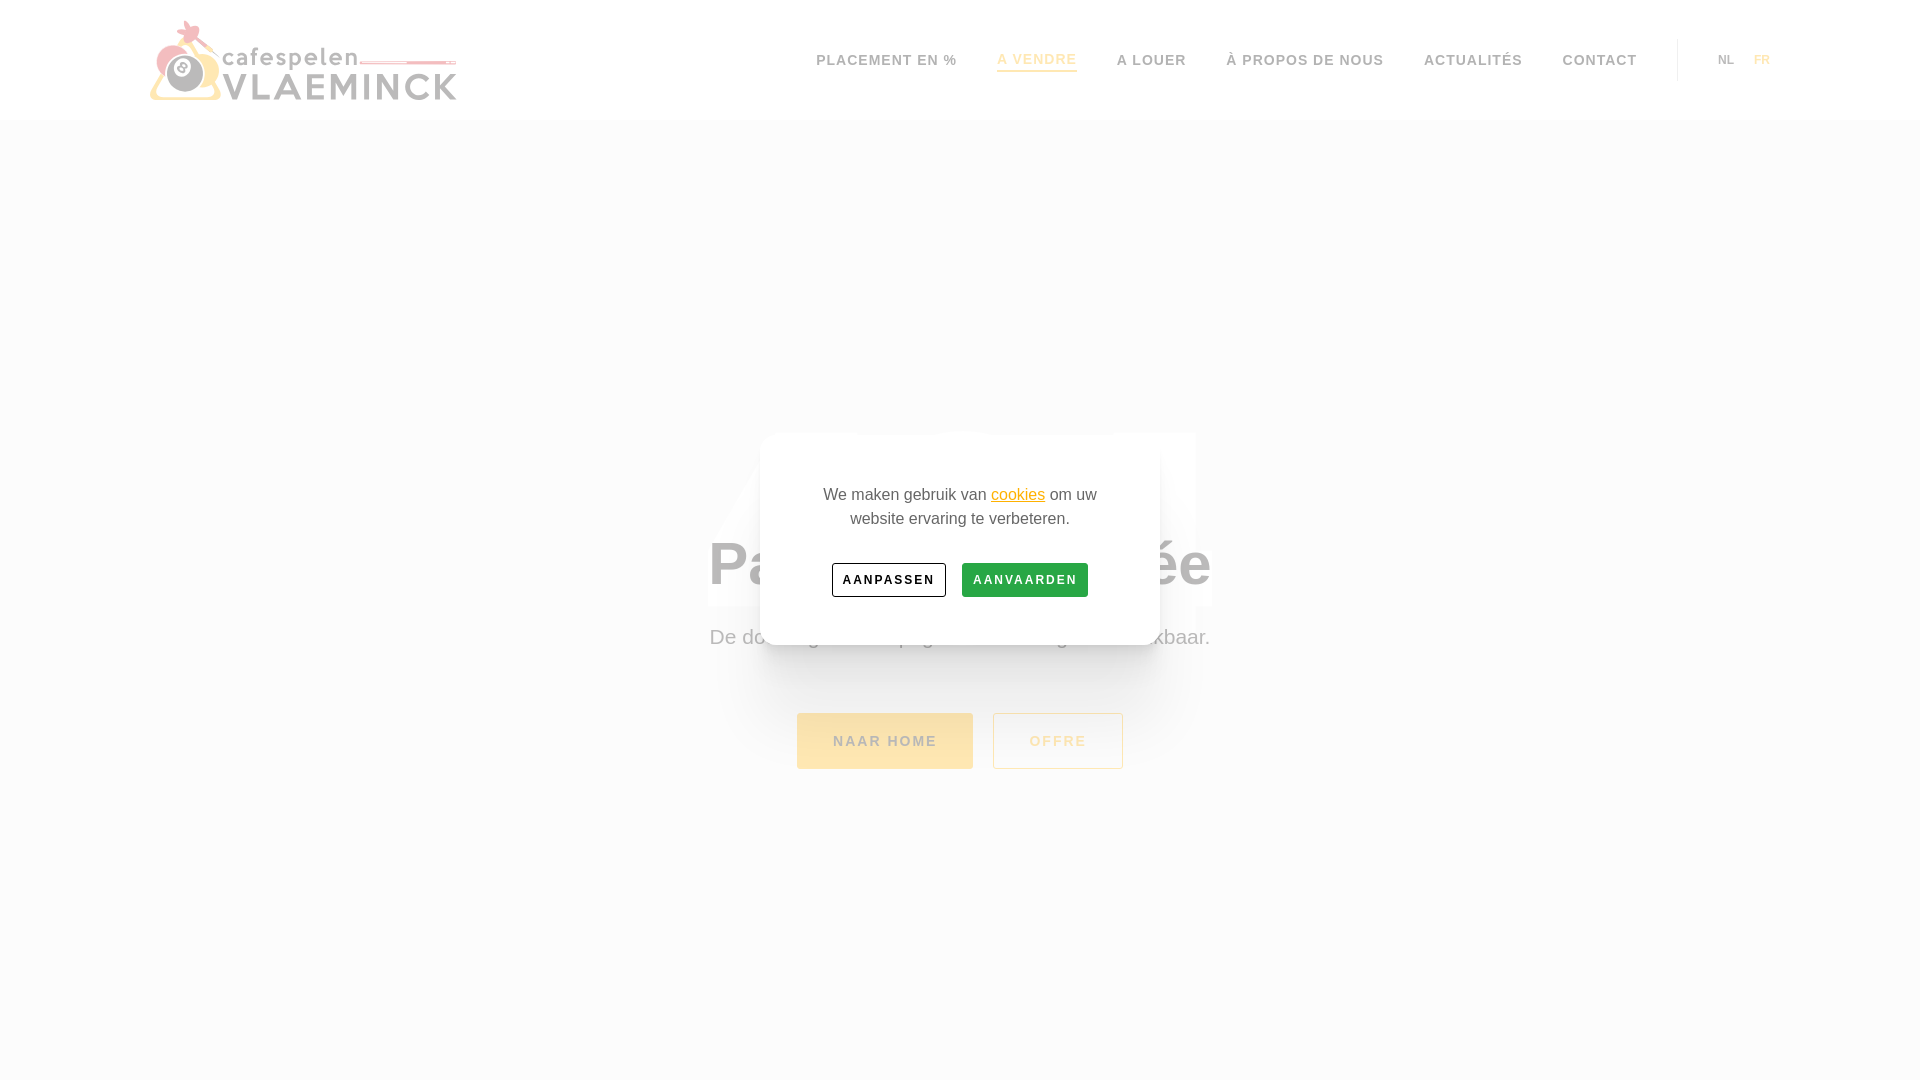  I want to click on 'OFFRE', so click(1056, 740).